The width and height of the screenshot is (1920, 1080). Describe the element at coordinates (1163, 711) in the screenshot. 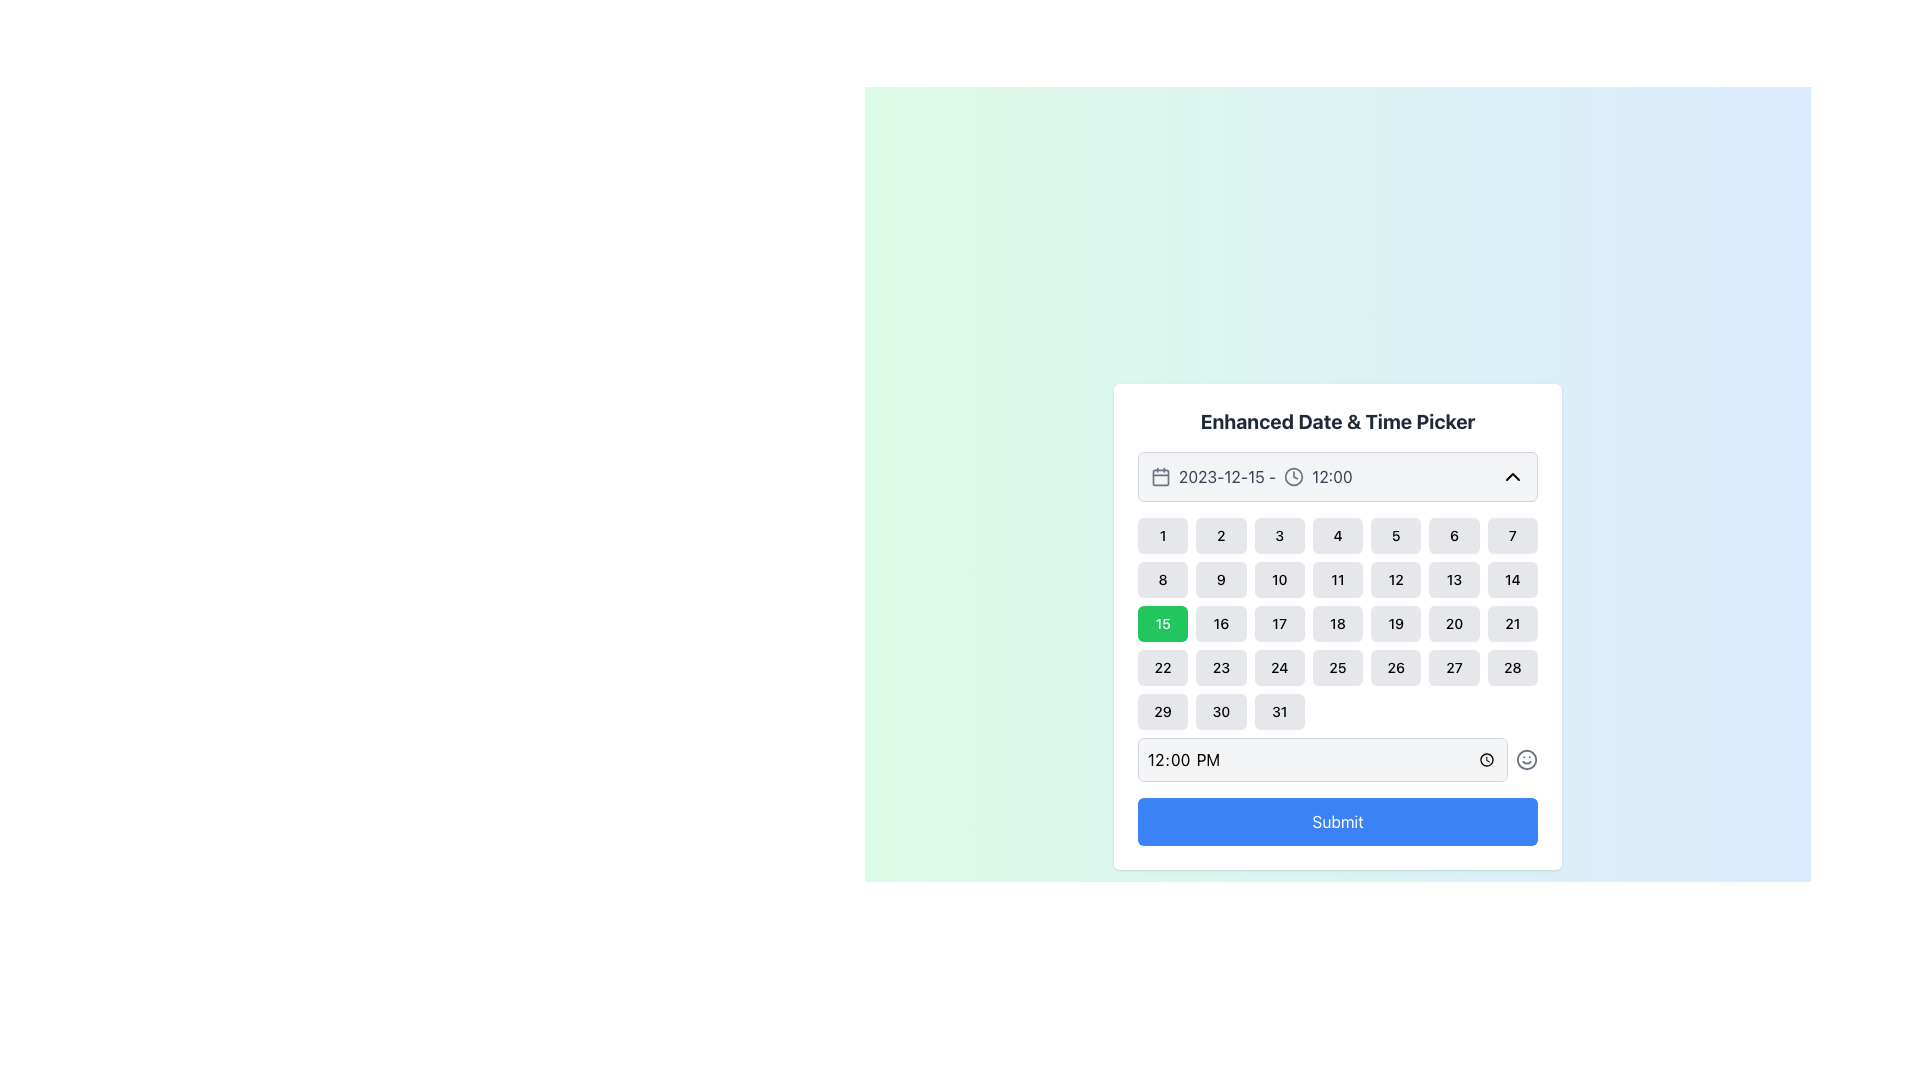

I see `the rectangular button displaying the number 29, located in the last row, first column of the calendar grid` at that location.